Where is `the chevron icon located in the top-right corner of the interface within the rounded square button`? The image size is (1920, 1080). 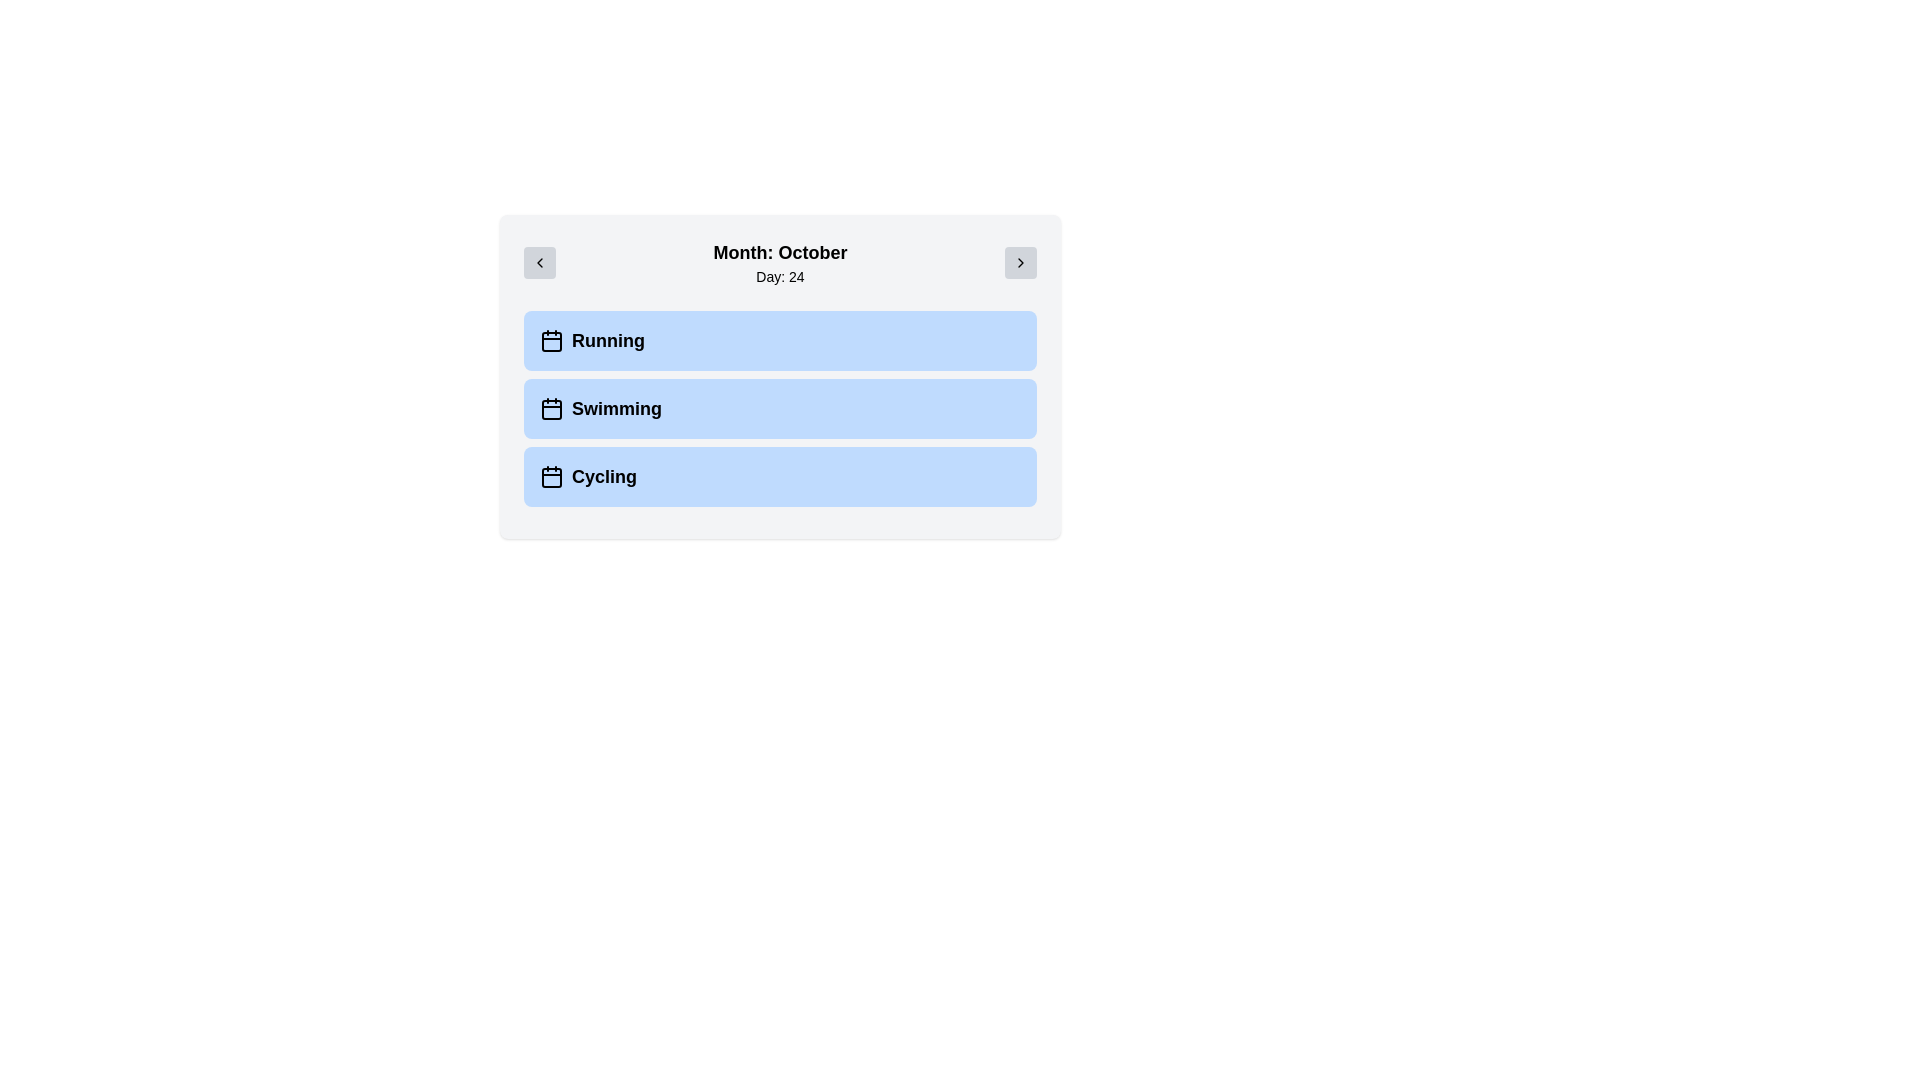
the chevron icon located in the top-right corner of the interface within the rounded square button is located at coordinates (1021, 261).